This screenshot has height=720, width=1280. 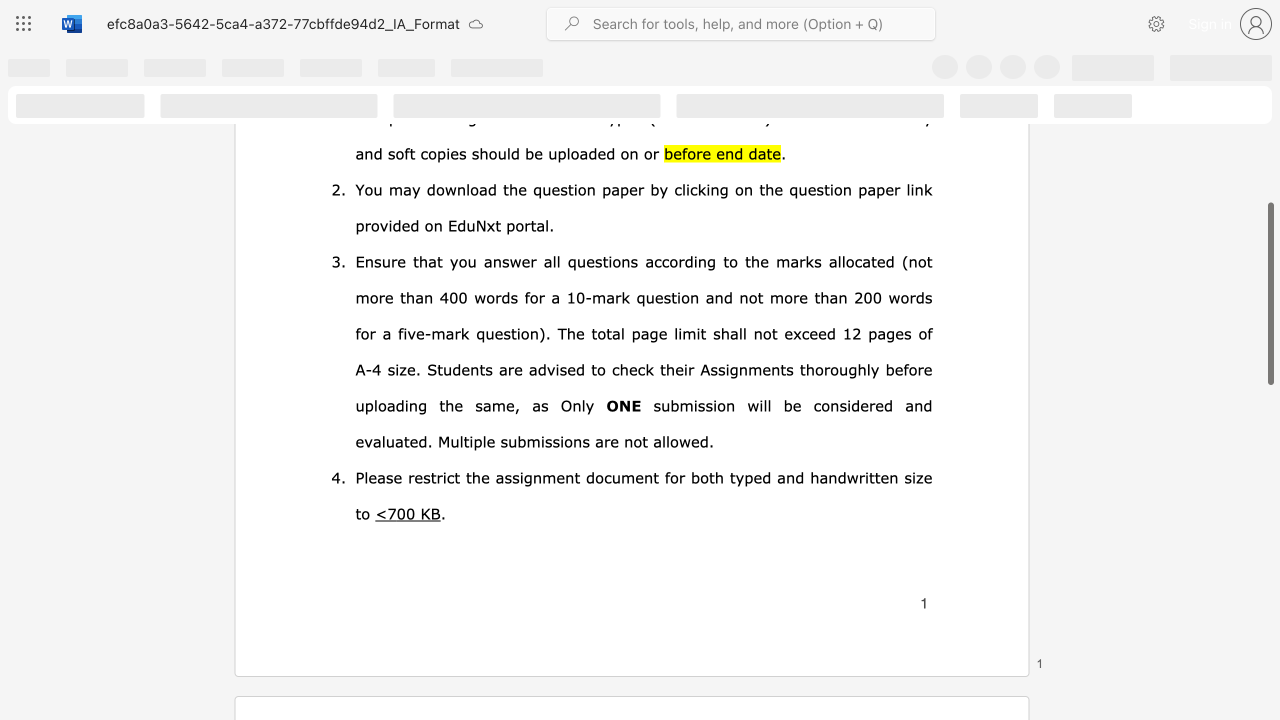 What do you see at coordinates (1269, 294) in the screenshot?
I see `the scrollbar and move up 30 pixels` at bounding box center [1269, 294].